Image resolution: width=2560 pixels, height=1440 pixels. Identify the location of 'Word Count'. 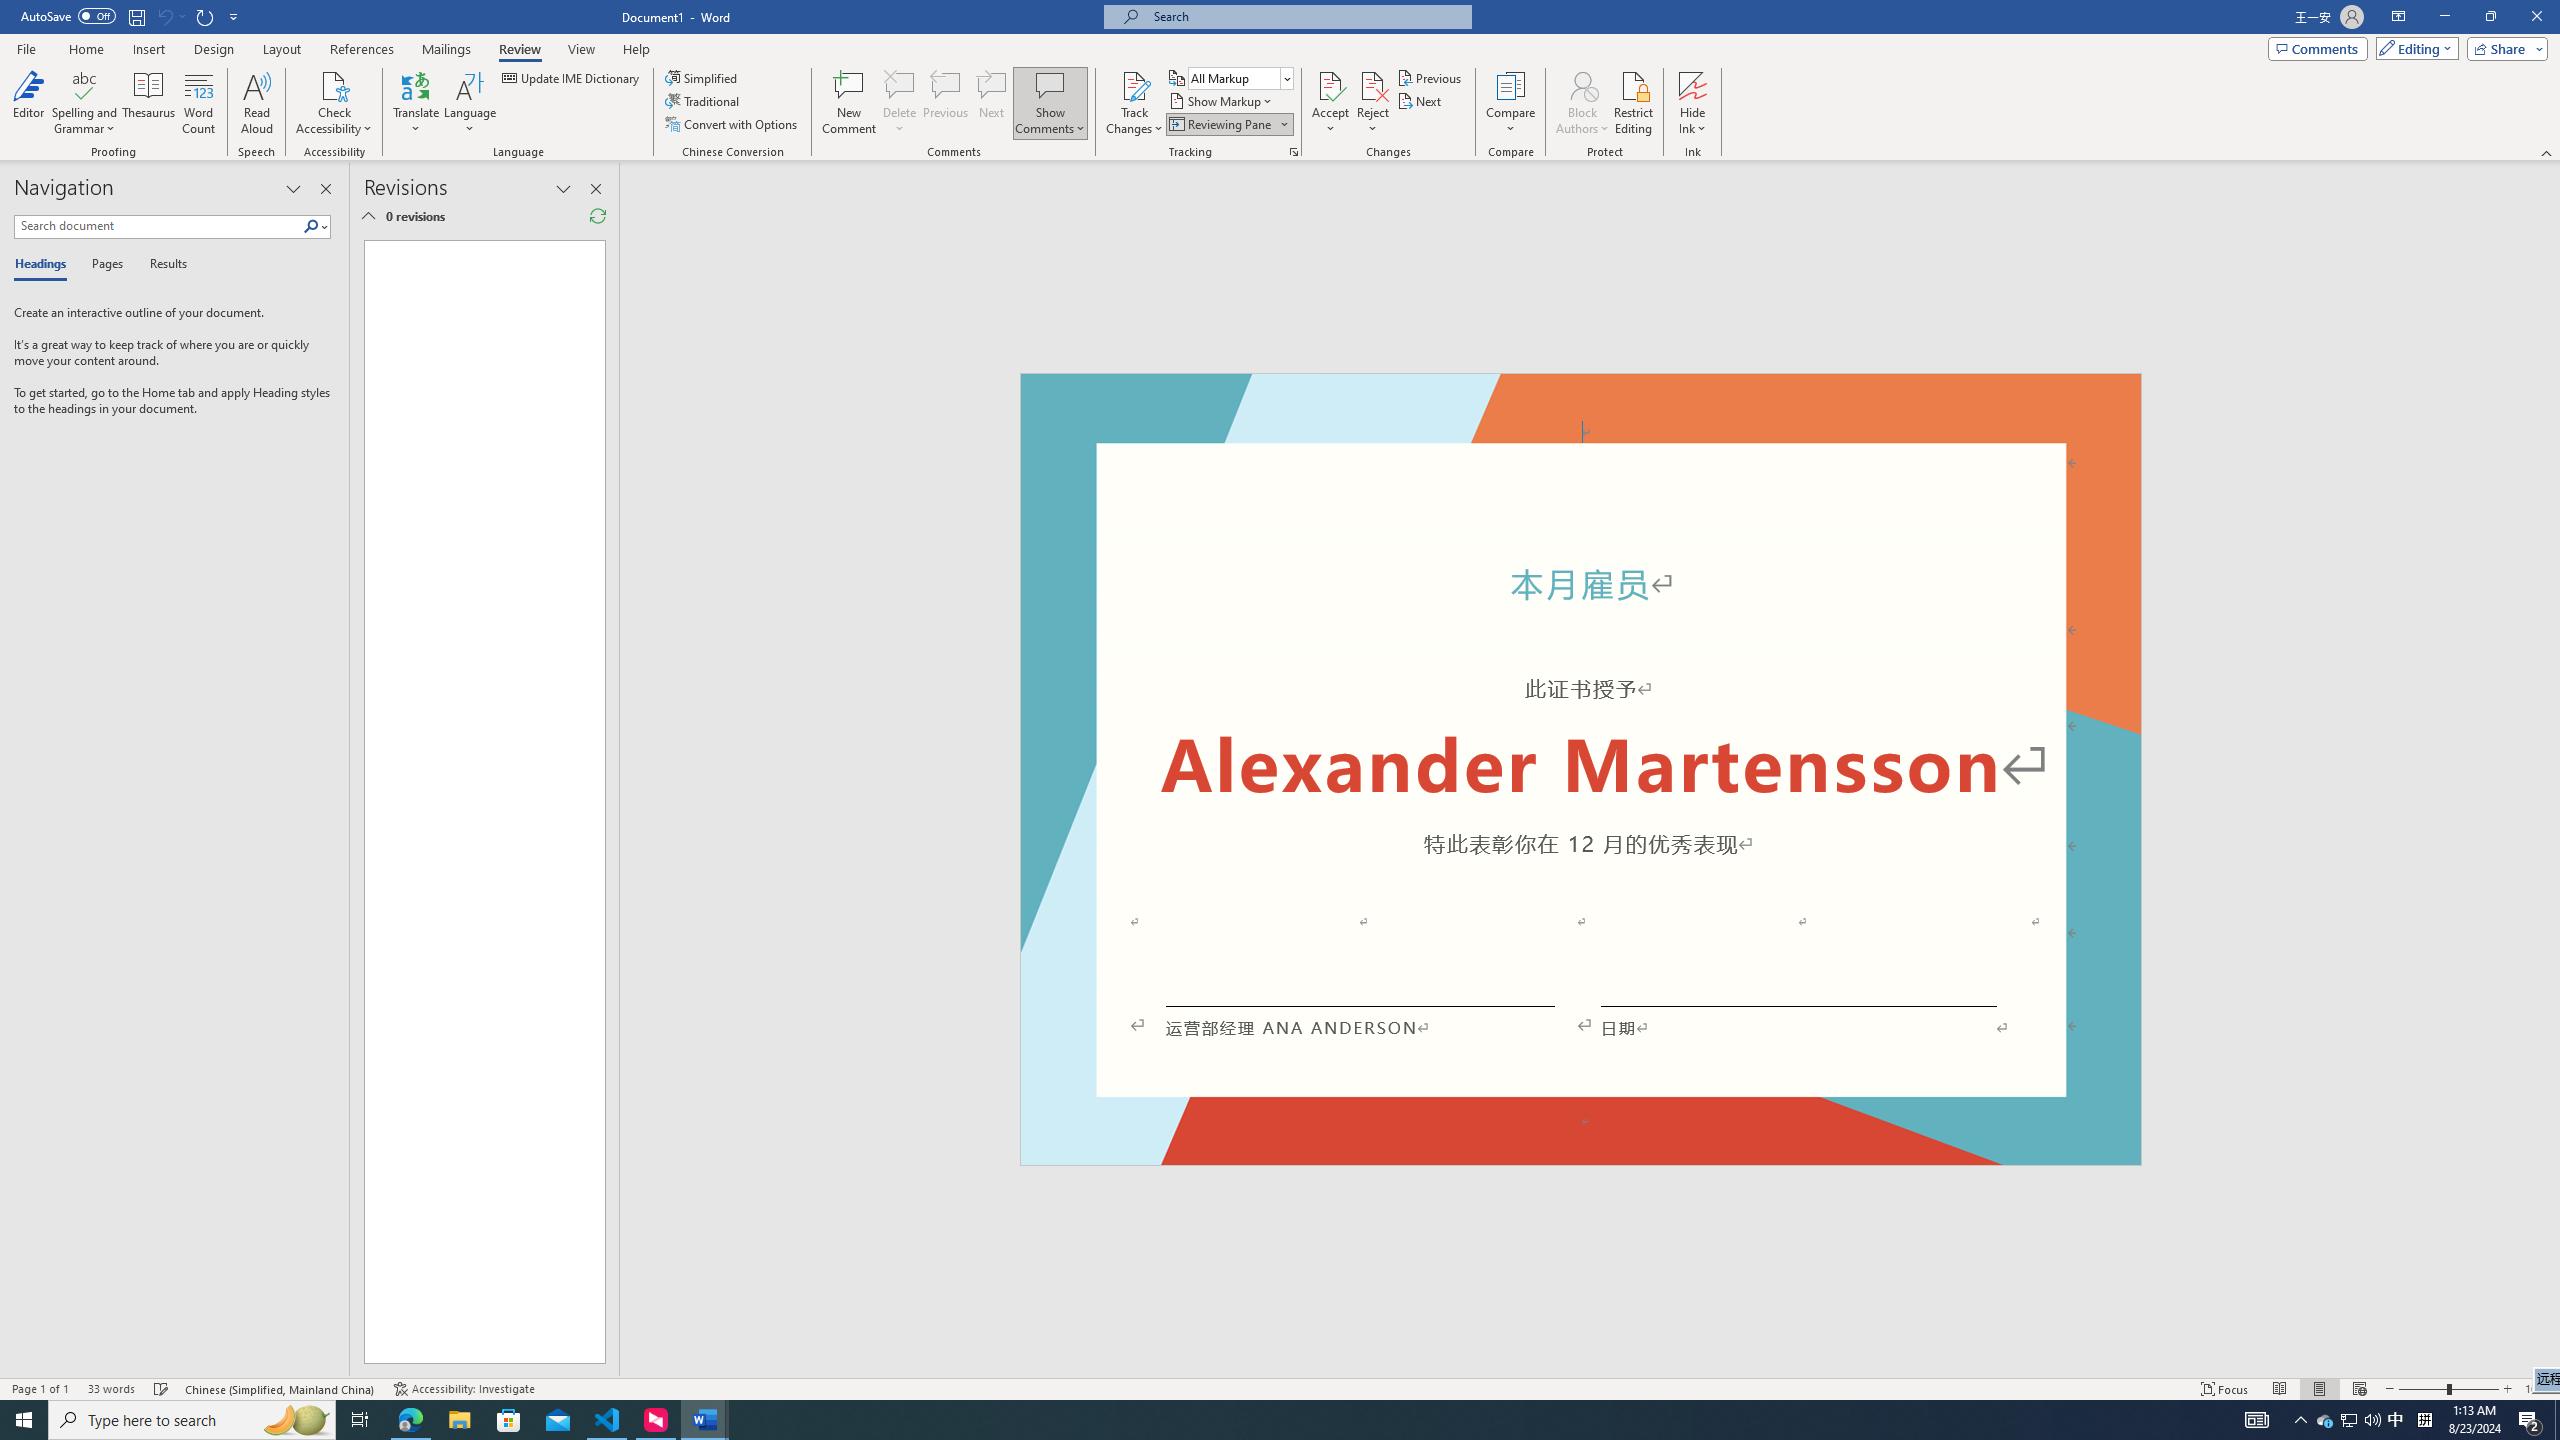
(199, 103).